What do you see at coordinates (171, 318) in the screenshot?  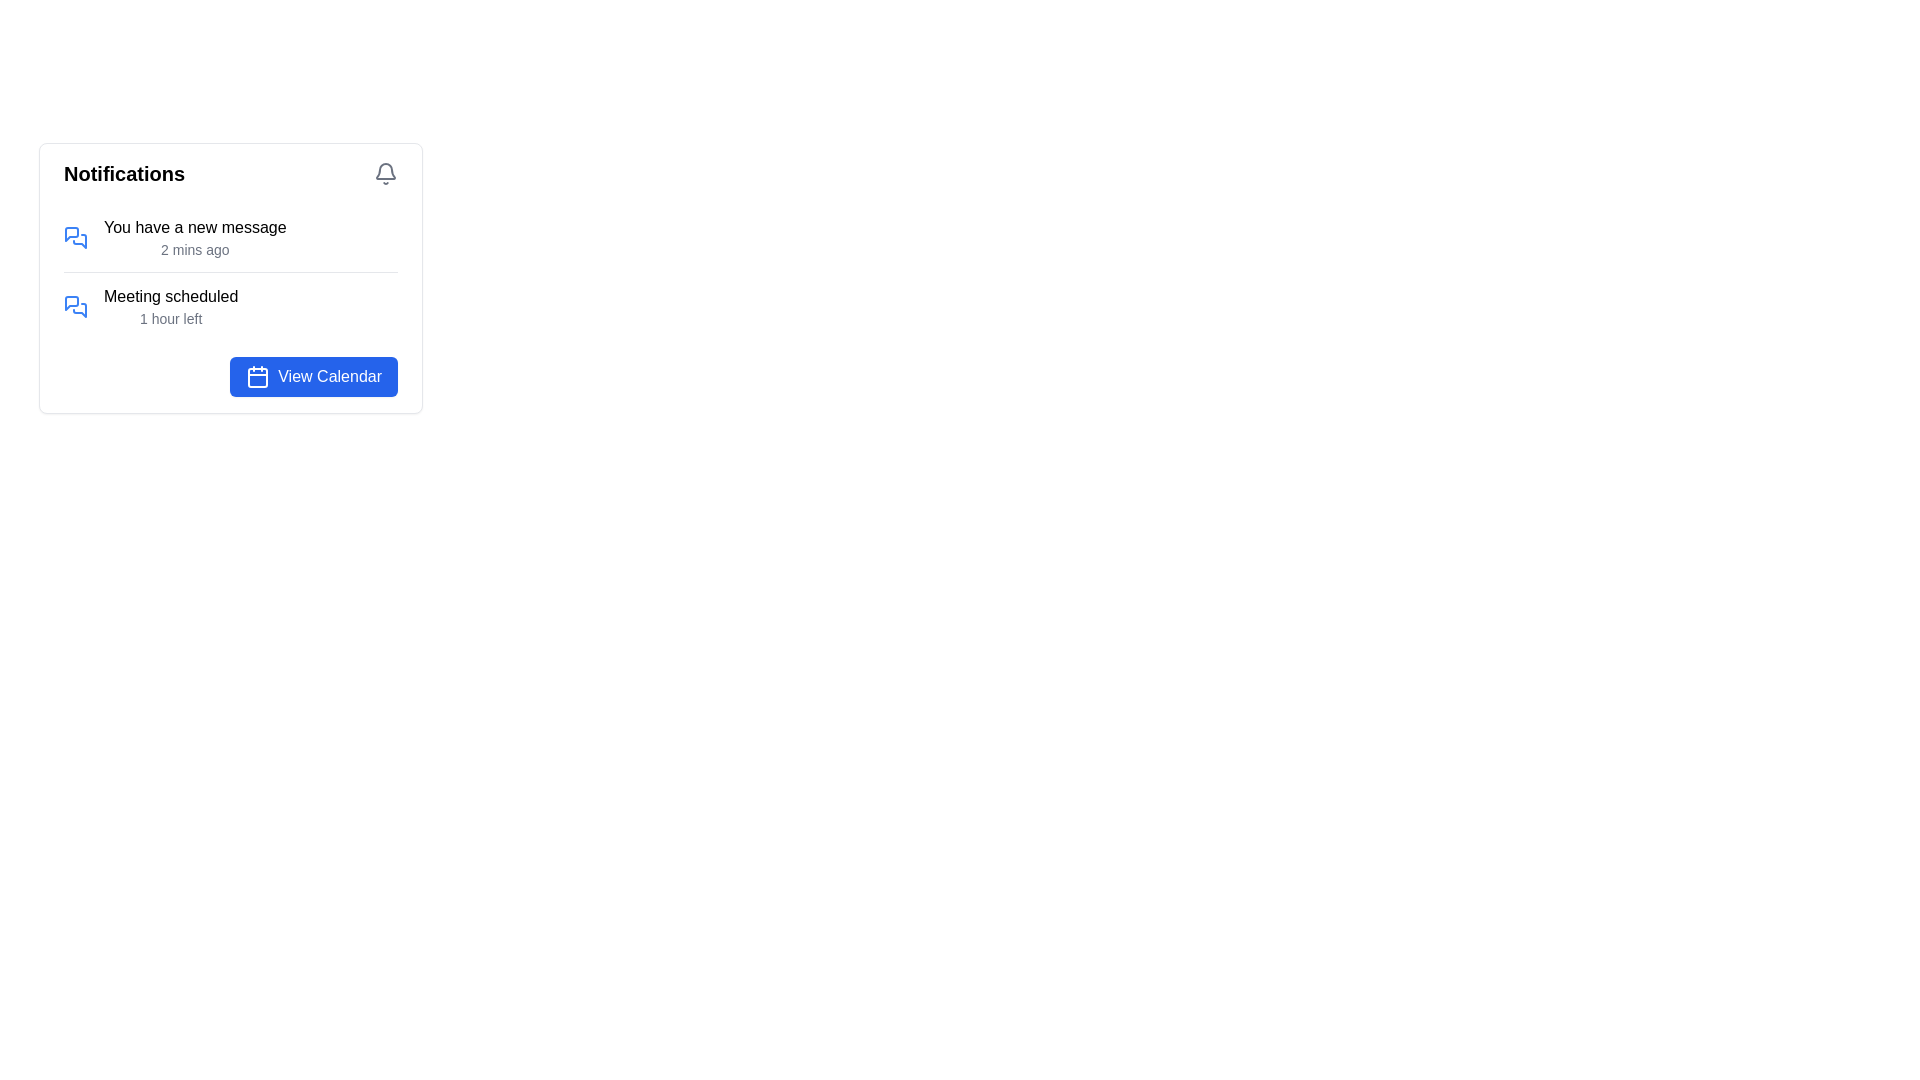 I see `the text label providing additional temporal context for the notification indicating a deadline or remaining time period, located below and aligned to the left of 'Meeting scheduled'` at bounding box center [171, 318].